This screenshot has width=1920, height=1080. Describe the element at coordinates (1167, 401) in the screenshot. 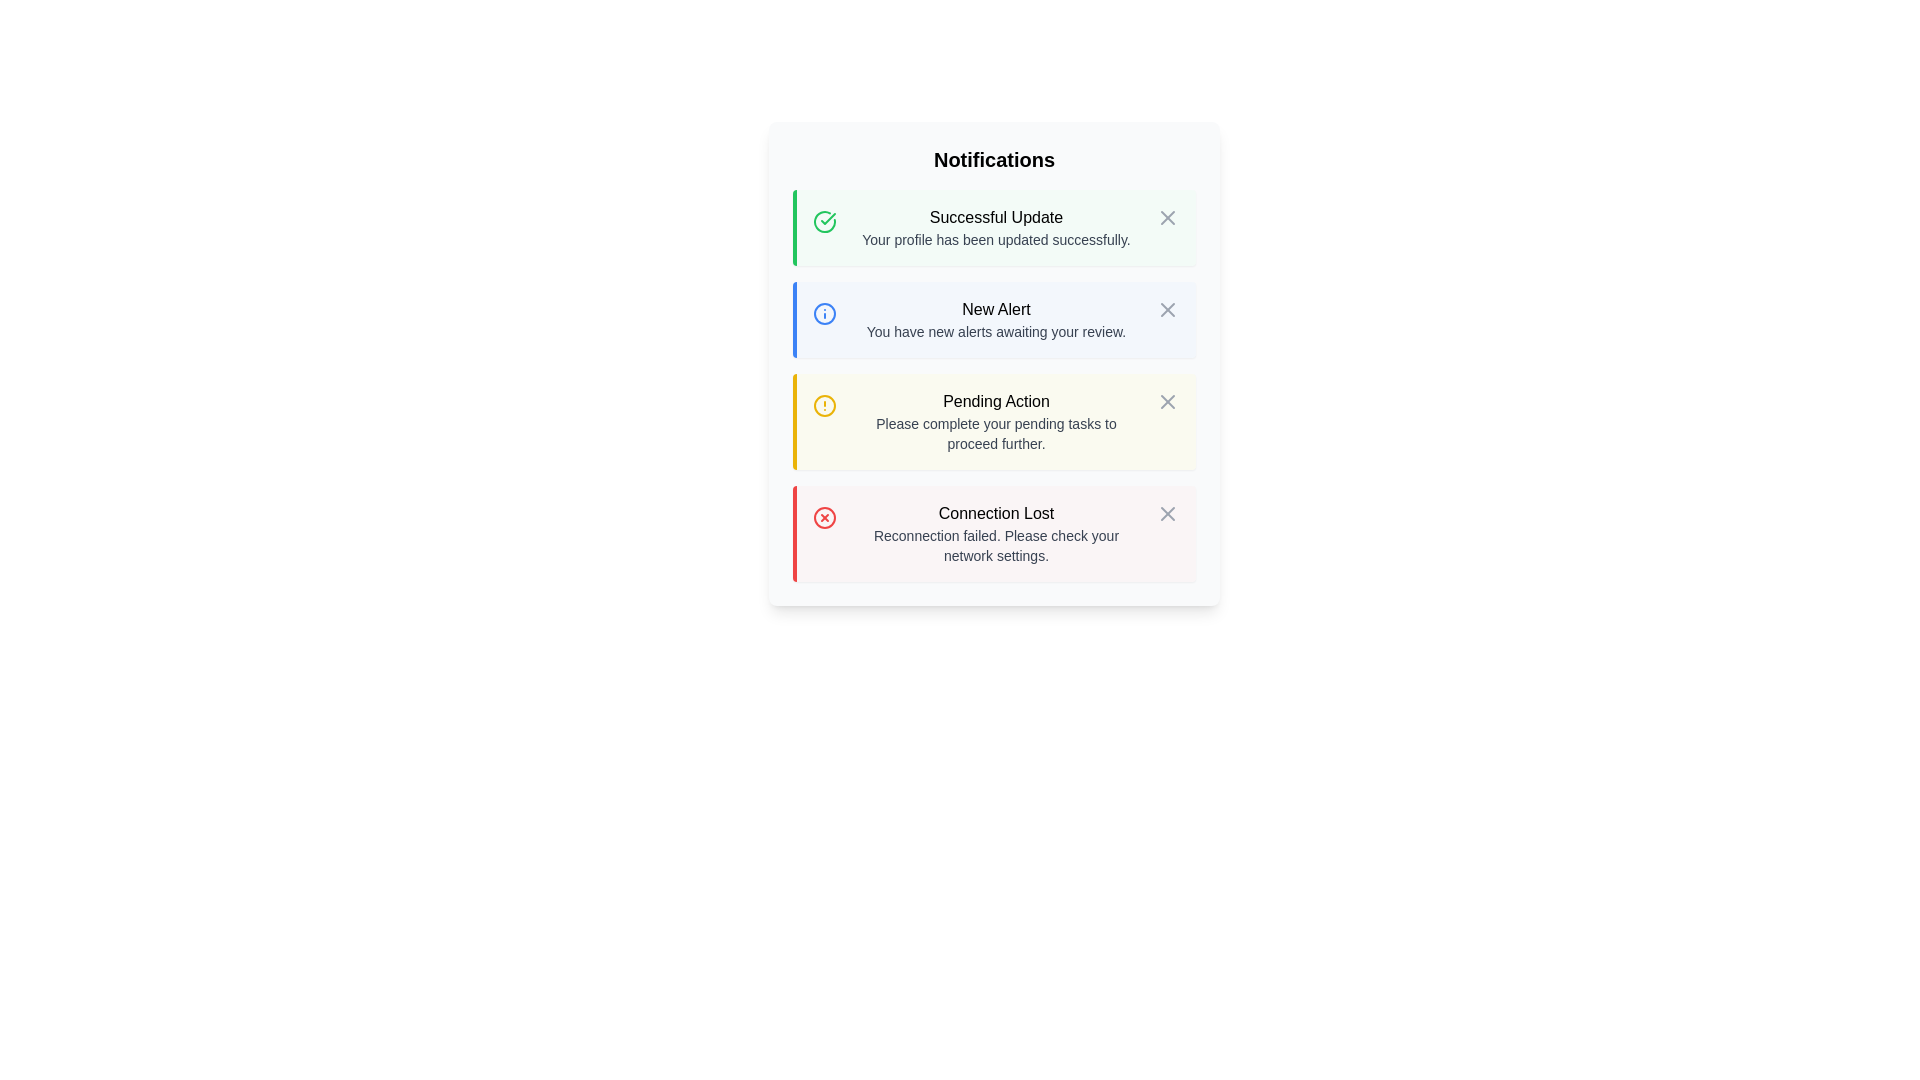

I see `the dismiss button located at the rightmost side of the notification card, which is marked by a yellow vertical line and contains the text 'Pending Action Please complete your pending tasks to proceed further.'` at that location.